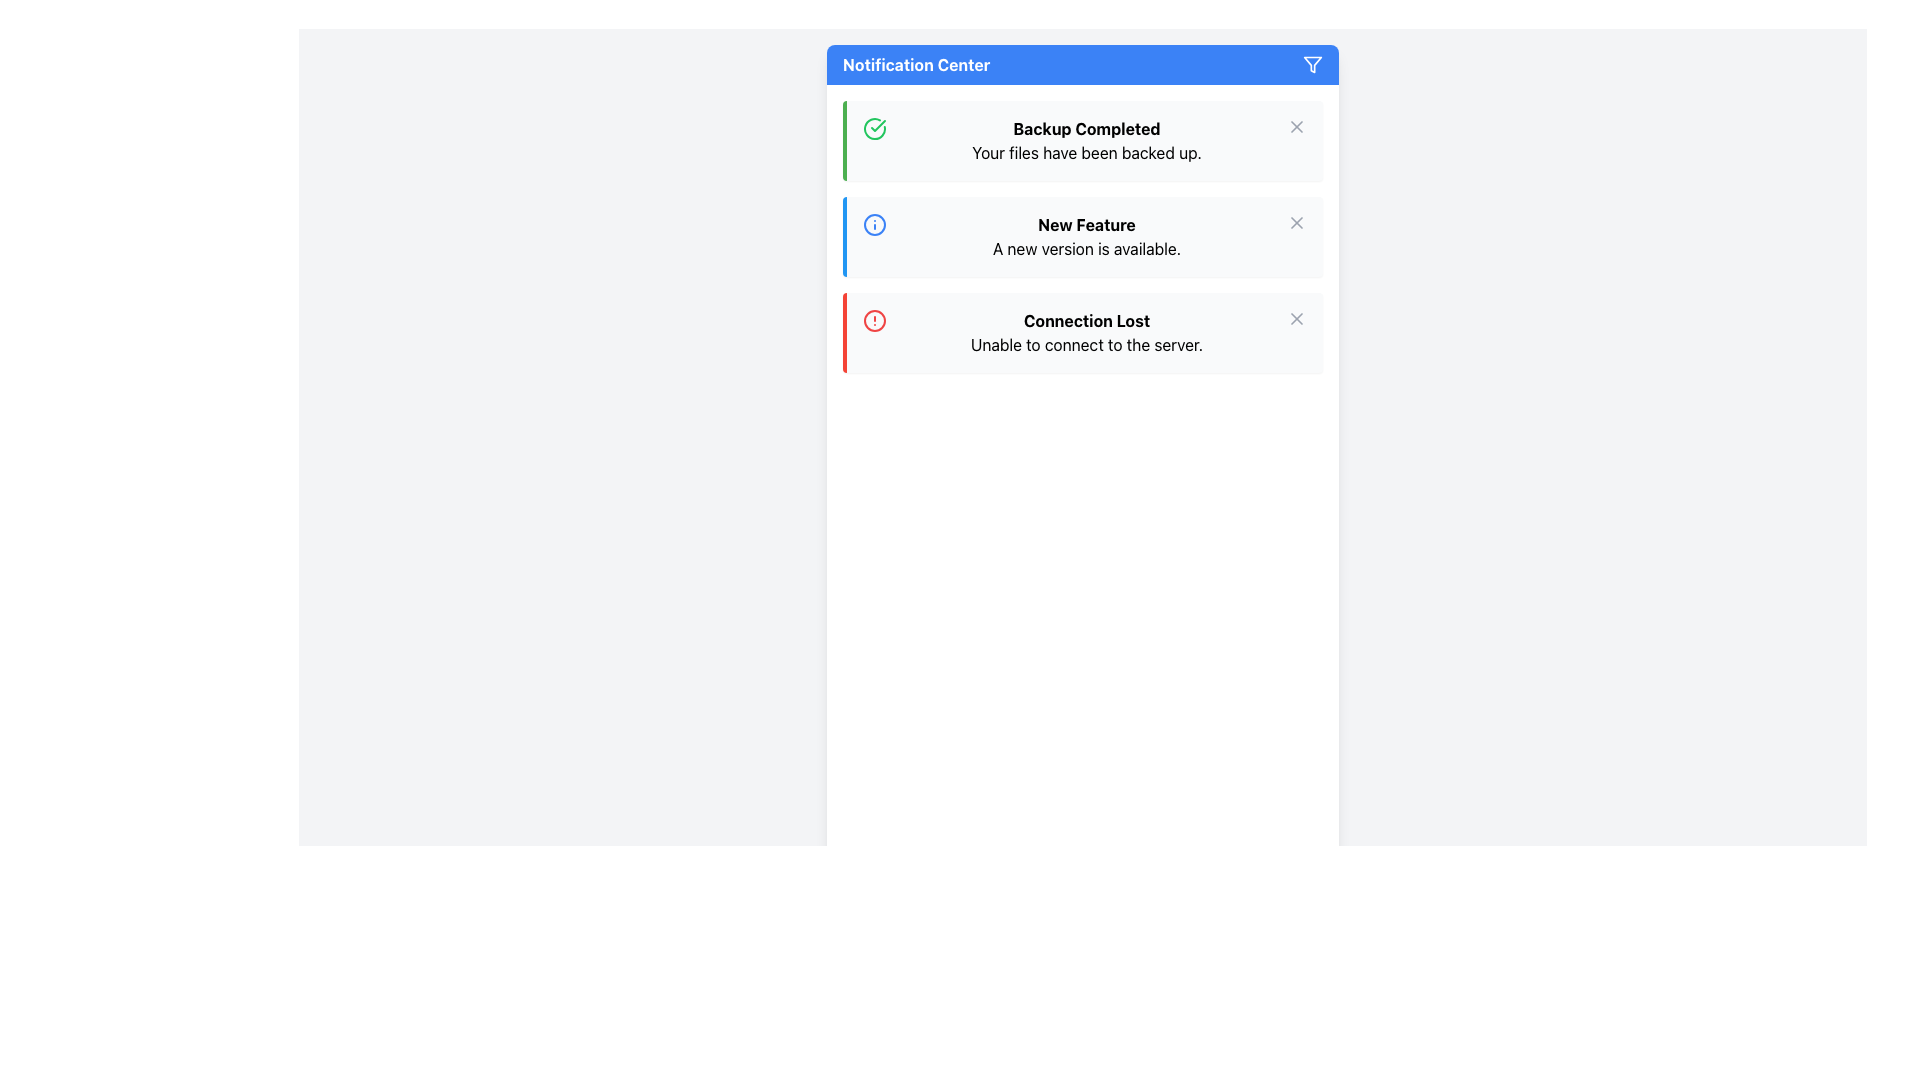 This screenshot has height=1080, width=1920. What do you see at coordinates (878, 126) in the screenshot?
I see `the icon indicating 'Backup Completed' located on the left side of the notification card in the notifications list` at bounding box center [878, 126].